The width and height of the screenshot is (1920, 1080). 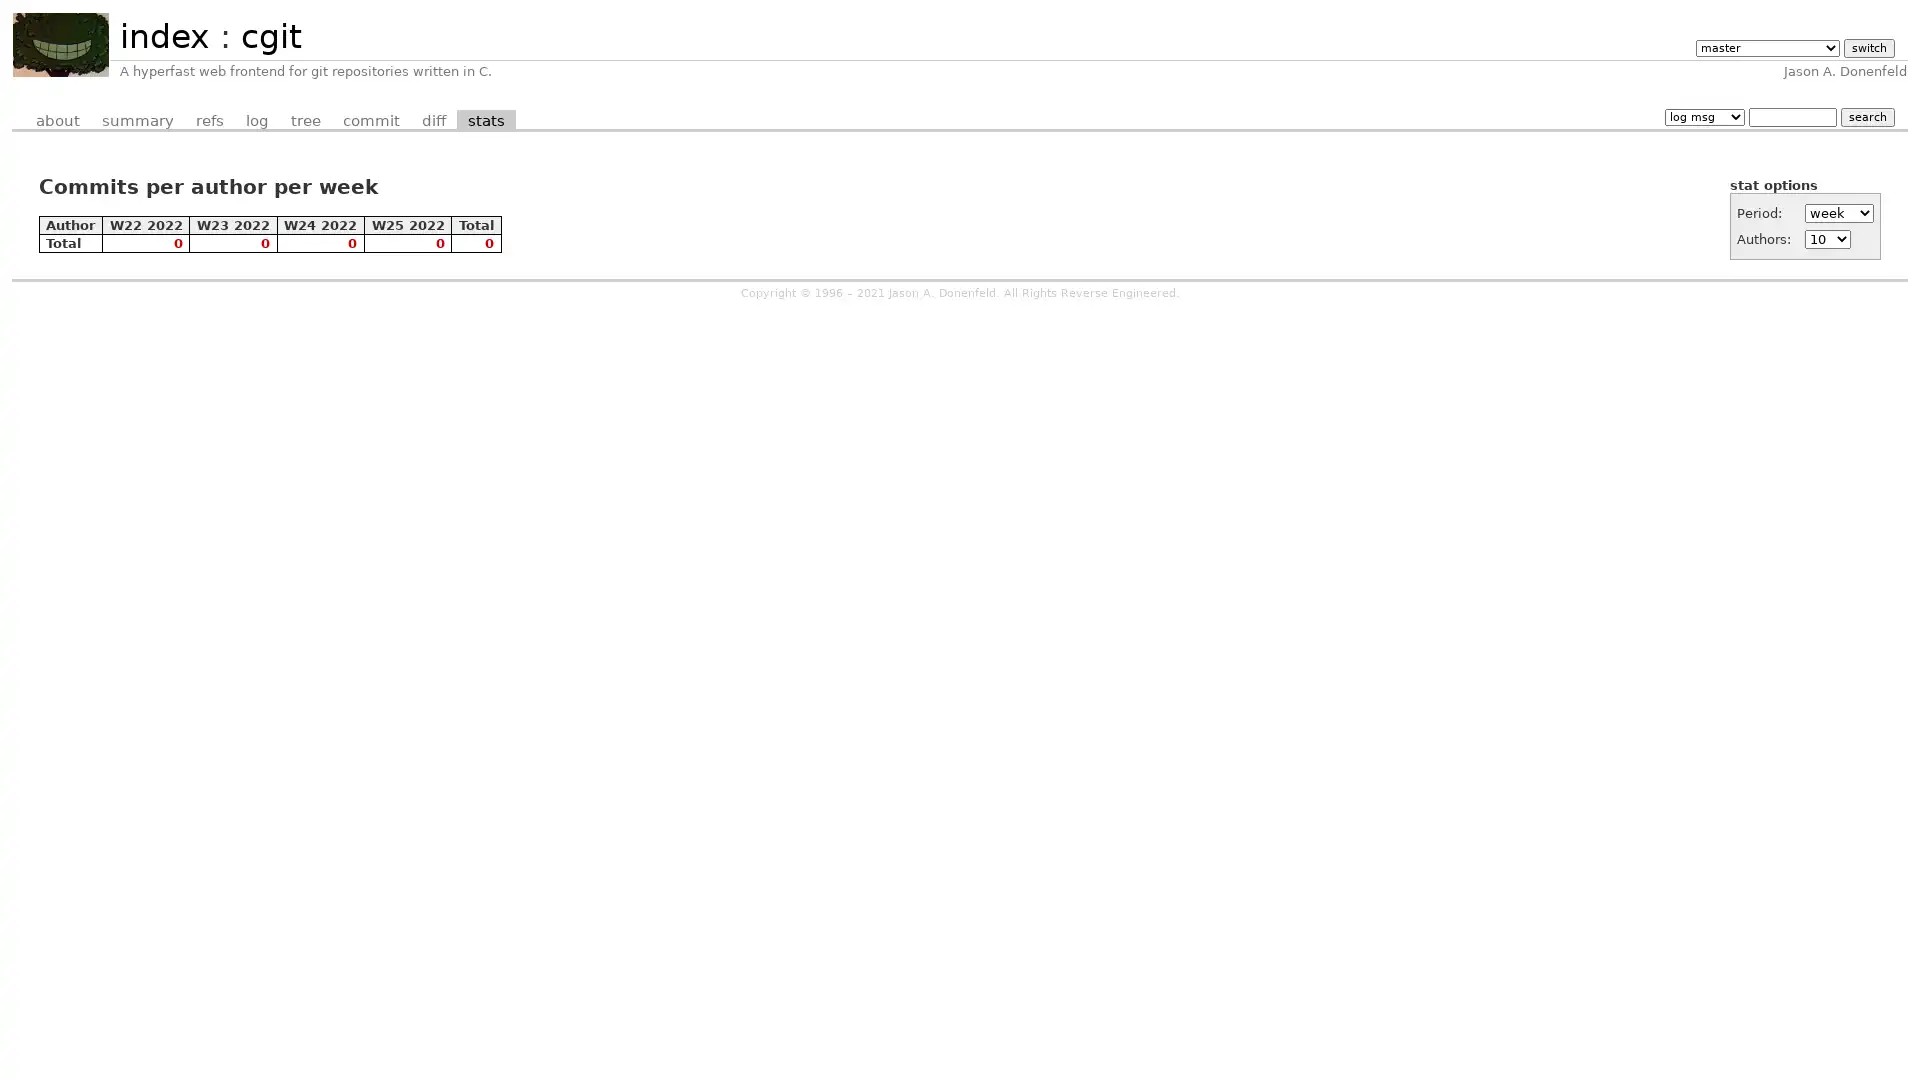 What do you see at coordinates (1867, 47) in the screenshot?
I see `switch` at bounding box center [1867, 47].